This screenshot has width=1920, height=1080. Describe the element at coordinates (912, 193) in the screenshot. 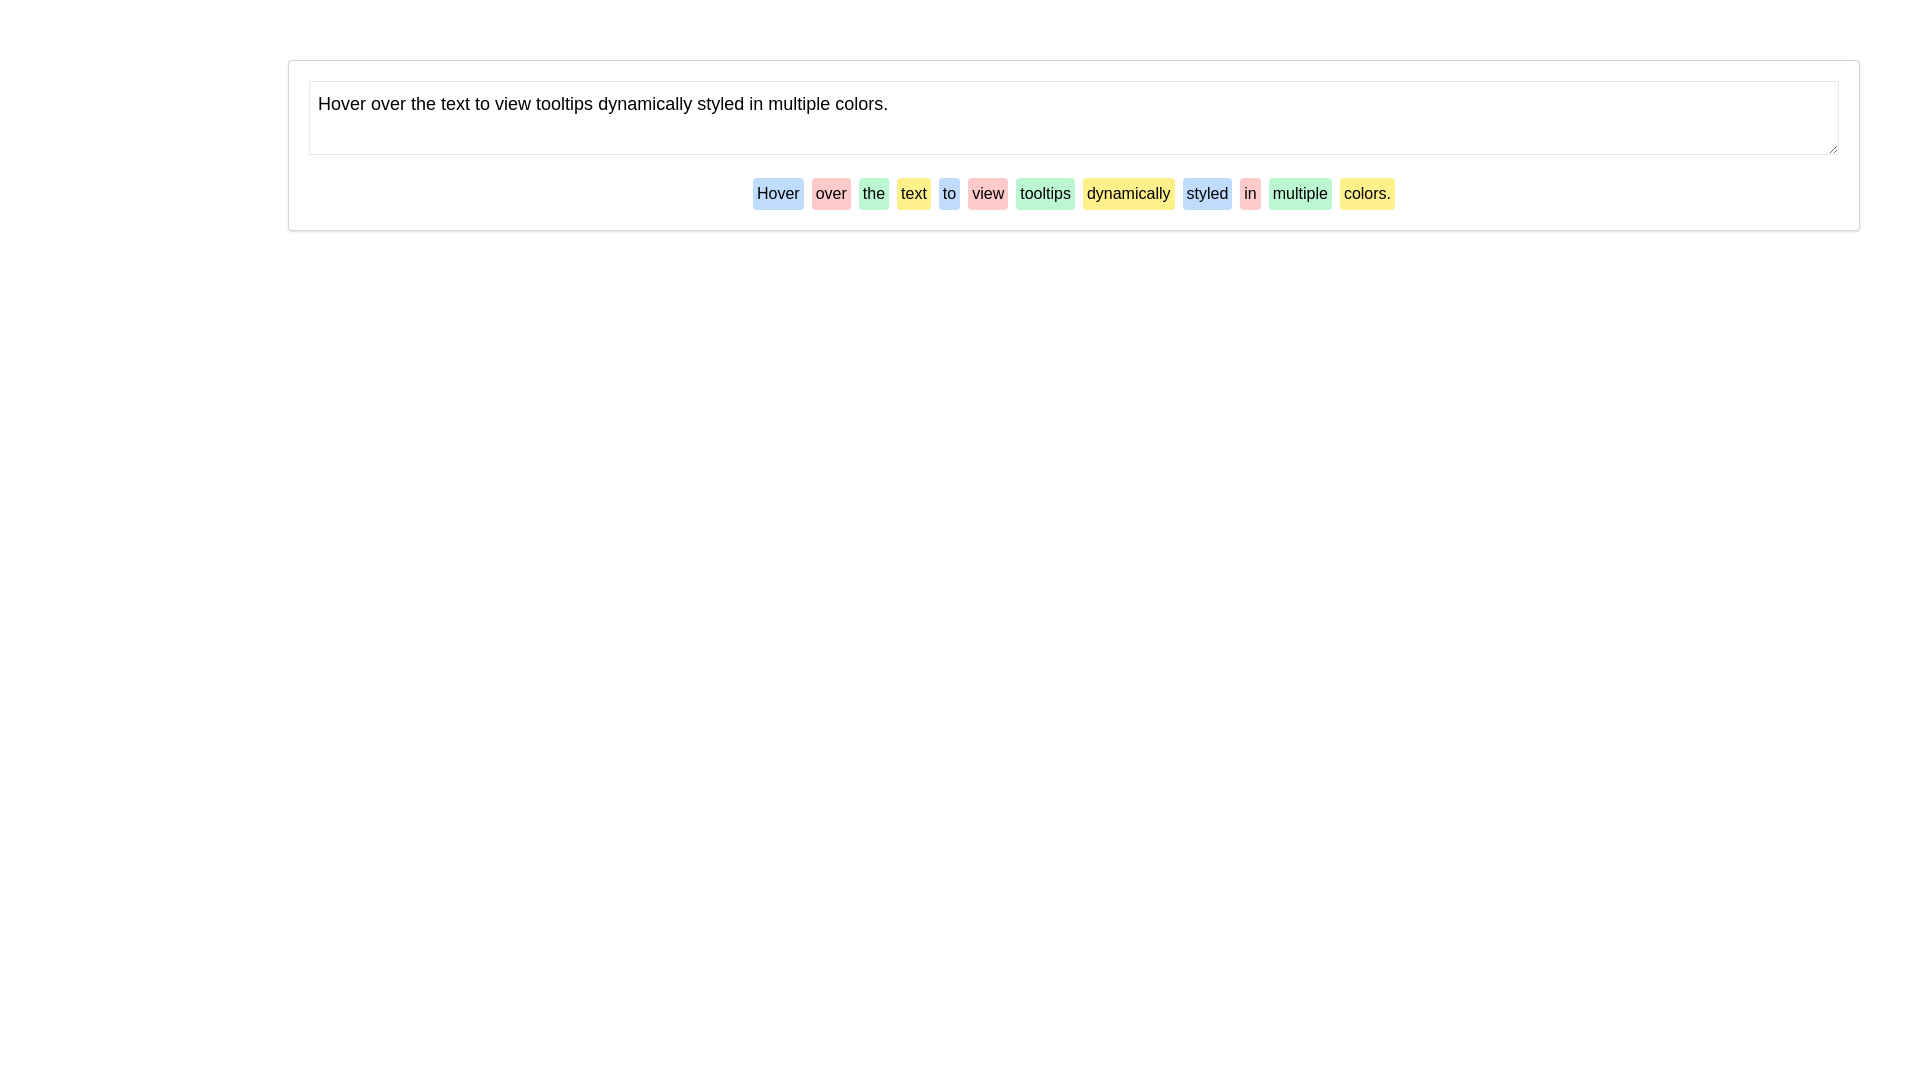

I see `the button-like UI component with rounded corners and a yellow background displaying the text 'Tooltip for texttext', which is the fourth item in a horizontal sequence of similarly styled components` at that location.